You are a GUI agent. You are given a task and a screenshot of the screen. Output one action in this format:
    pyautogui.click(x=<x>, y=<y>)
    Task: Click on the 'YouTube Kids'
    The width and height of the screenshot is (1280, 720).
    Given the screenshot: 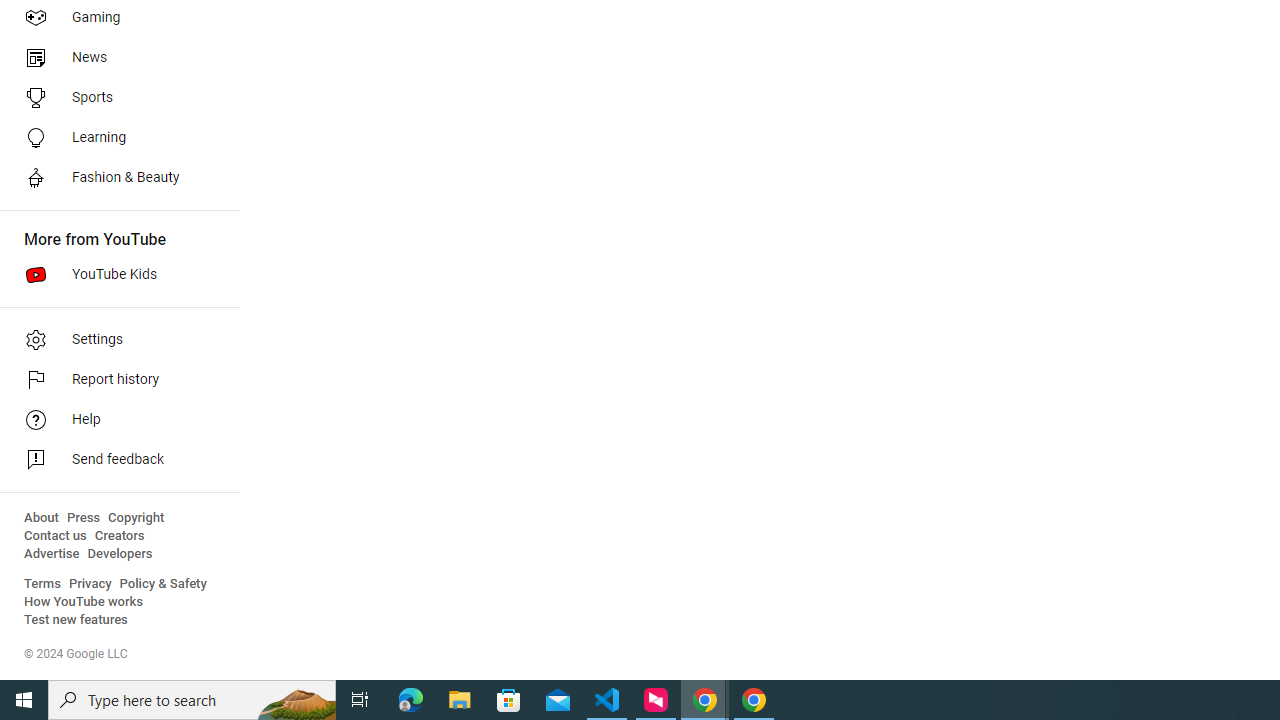 What is the action you would take?
    pyautogui.click(x=112, y=275)
    